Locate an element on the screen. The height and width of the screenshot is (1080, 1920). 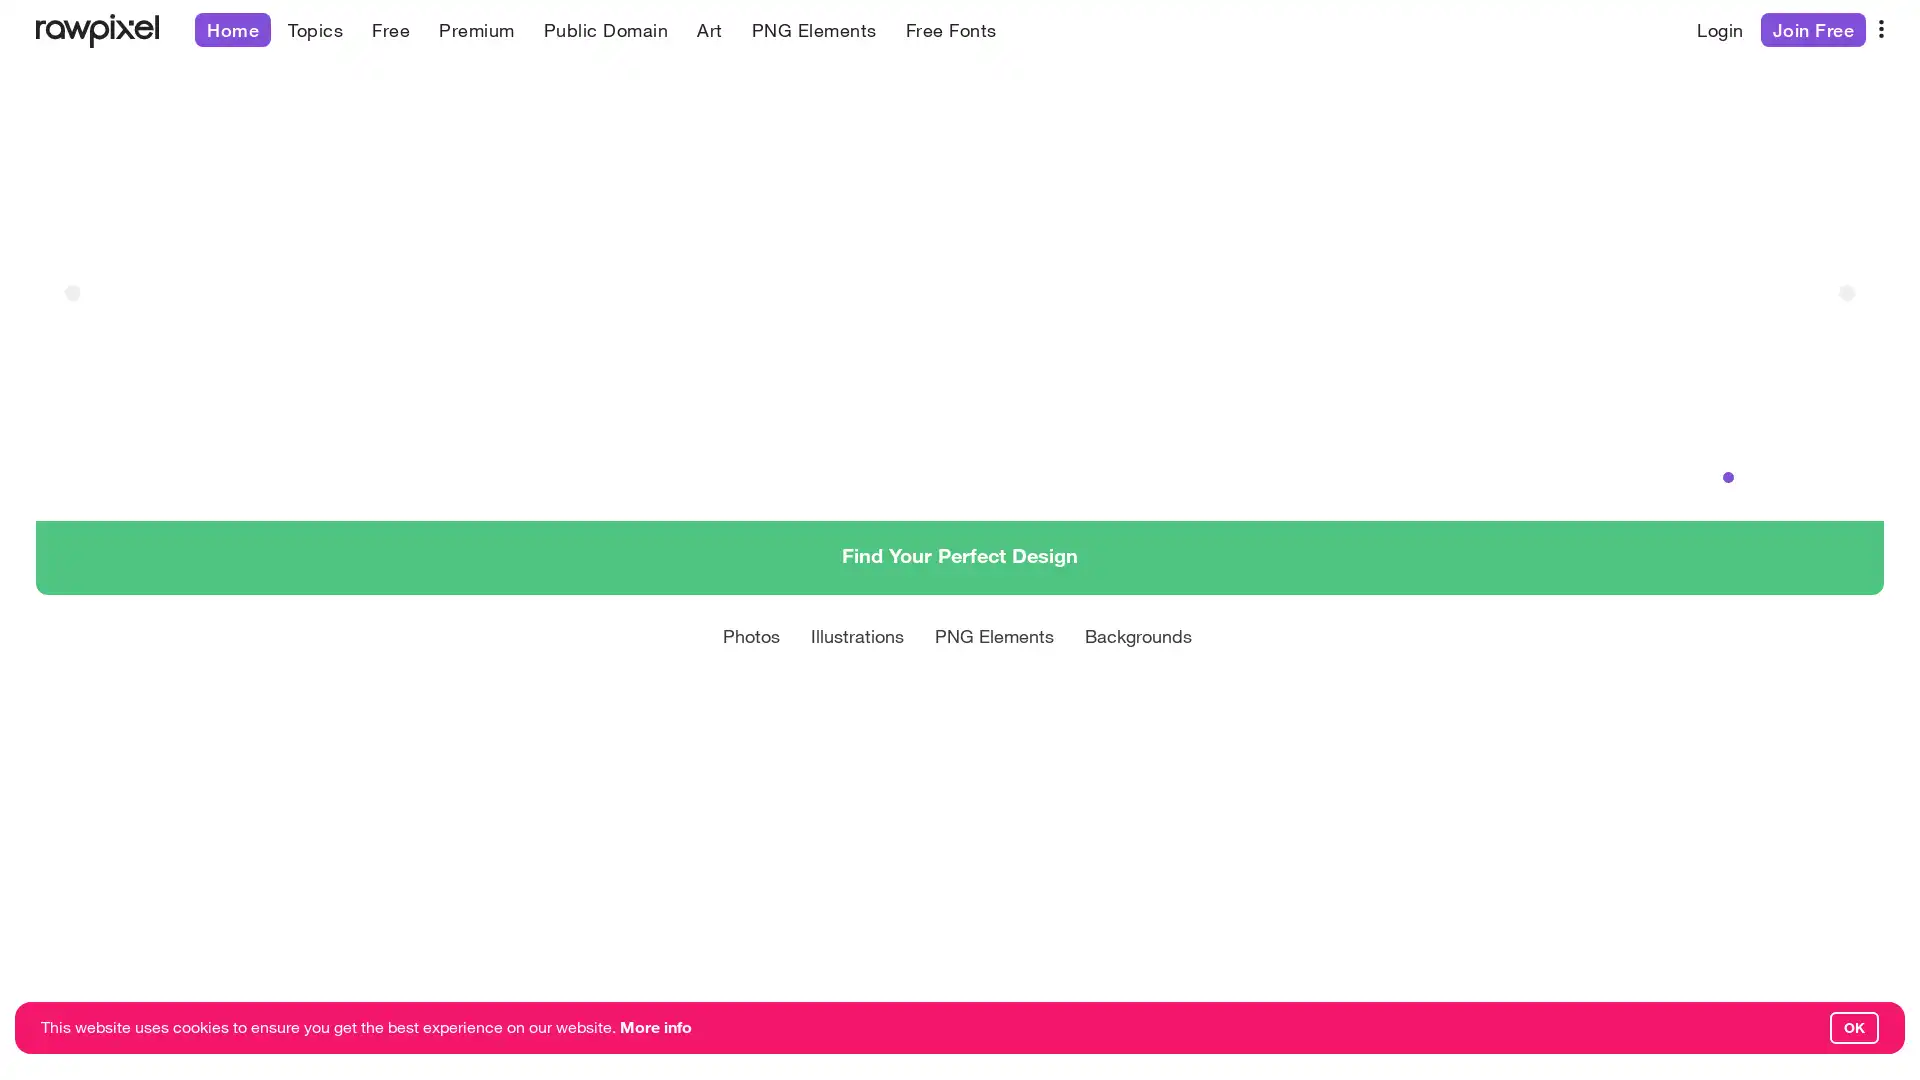
OK is located at coordinates (1853, 1028).